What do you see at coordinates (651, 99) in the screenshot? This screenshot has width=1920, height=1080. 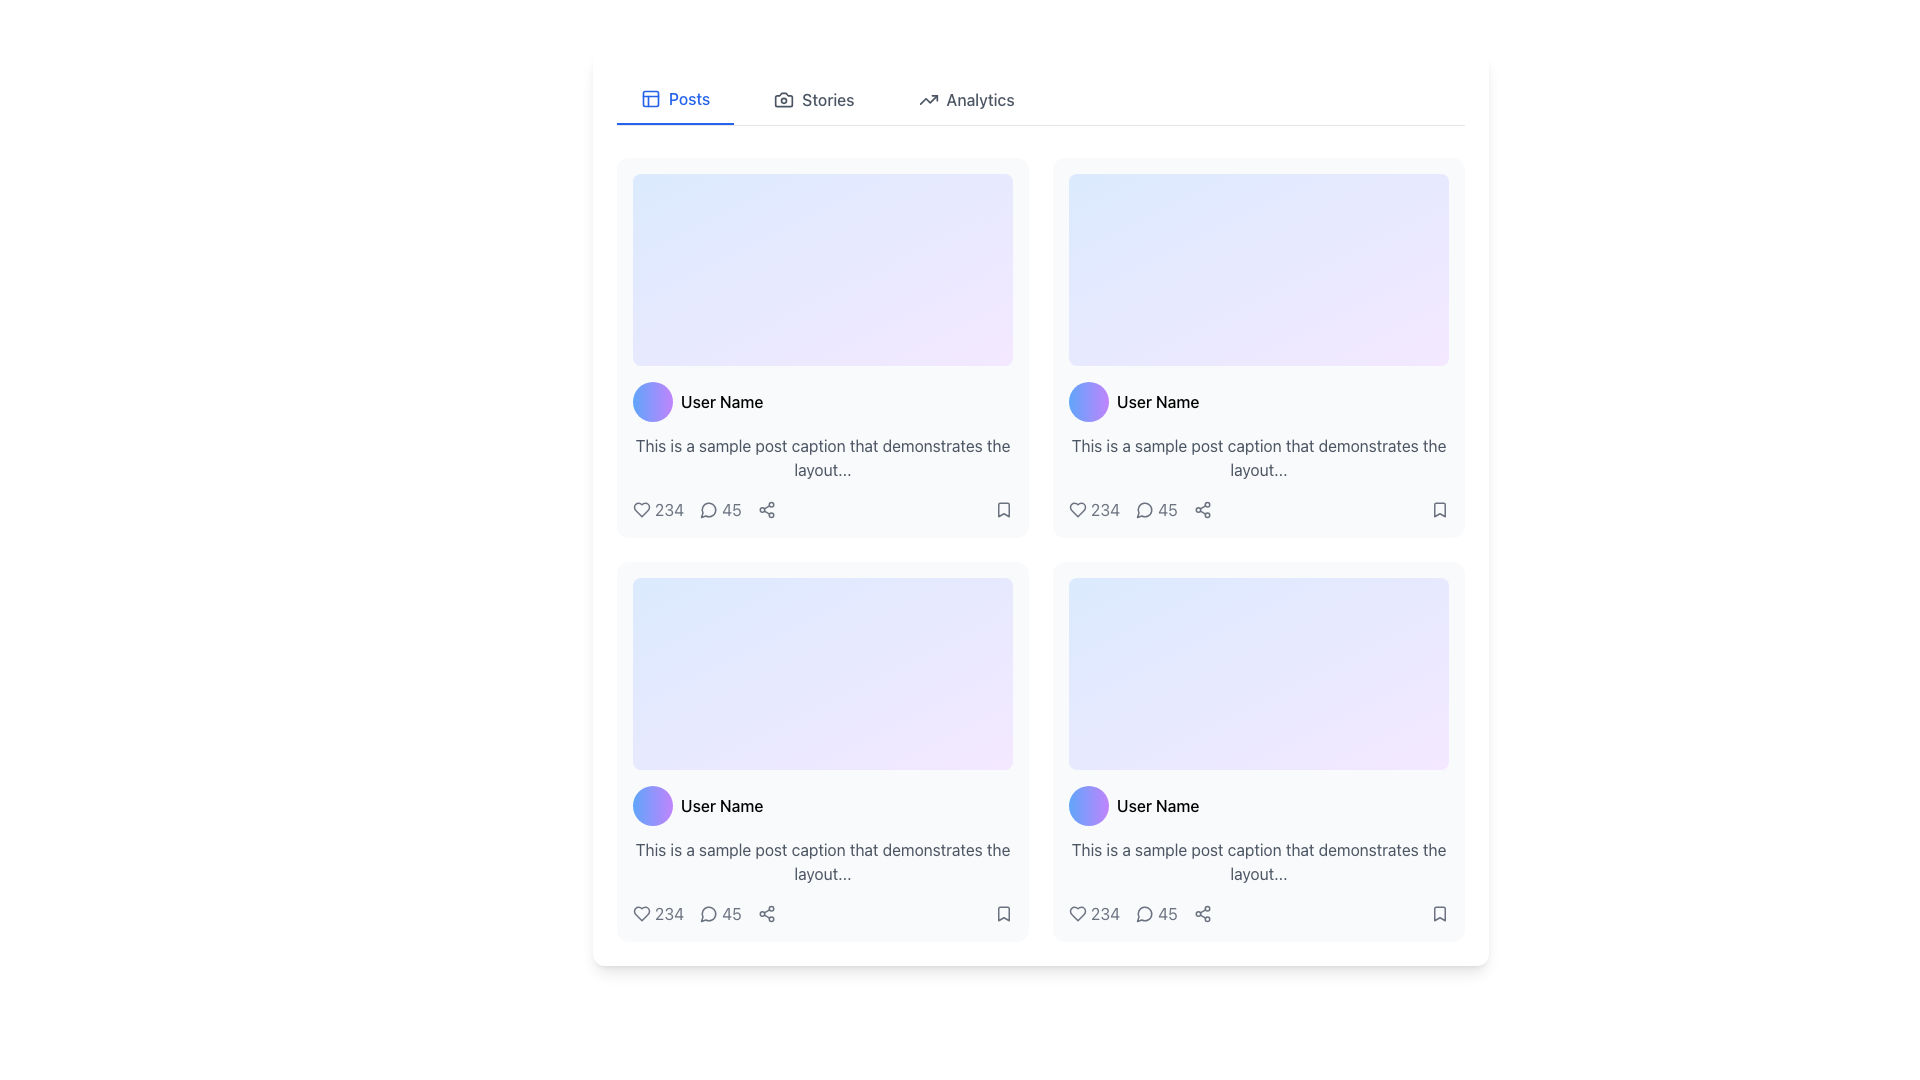 I see `the rectangular graphical element located at the top-left corner of the interface, which is part of an icon in the navigation bar` at bounding box center [651, 99].